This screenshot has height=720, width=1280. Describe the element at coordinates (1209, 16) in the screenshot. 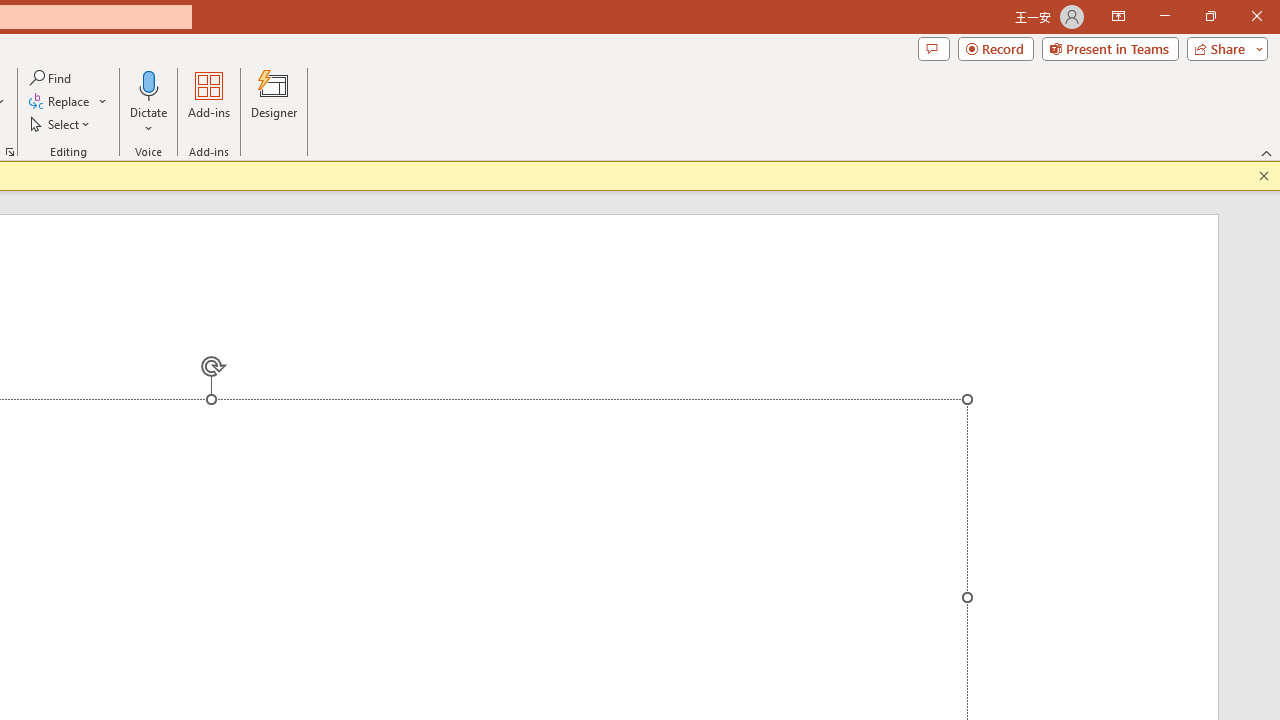

I see `'Restore Down'` at that location.